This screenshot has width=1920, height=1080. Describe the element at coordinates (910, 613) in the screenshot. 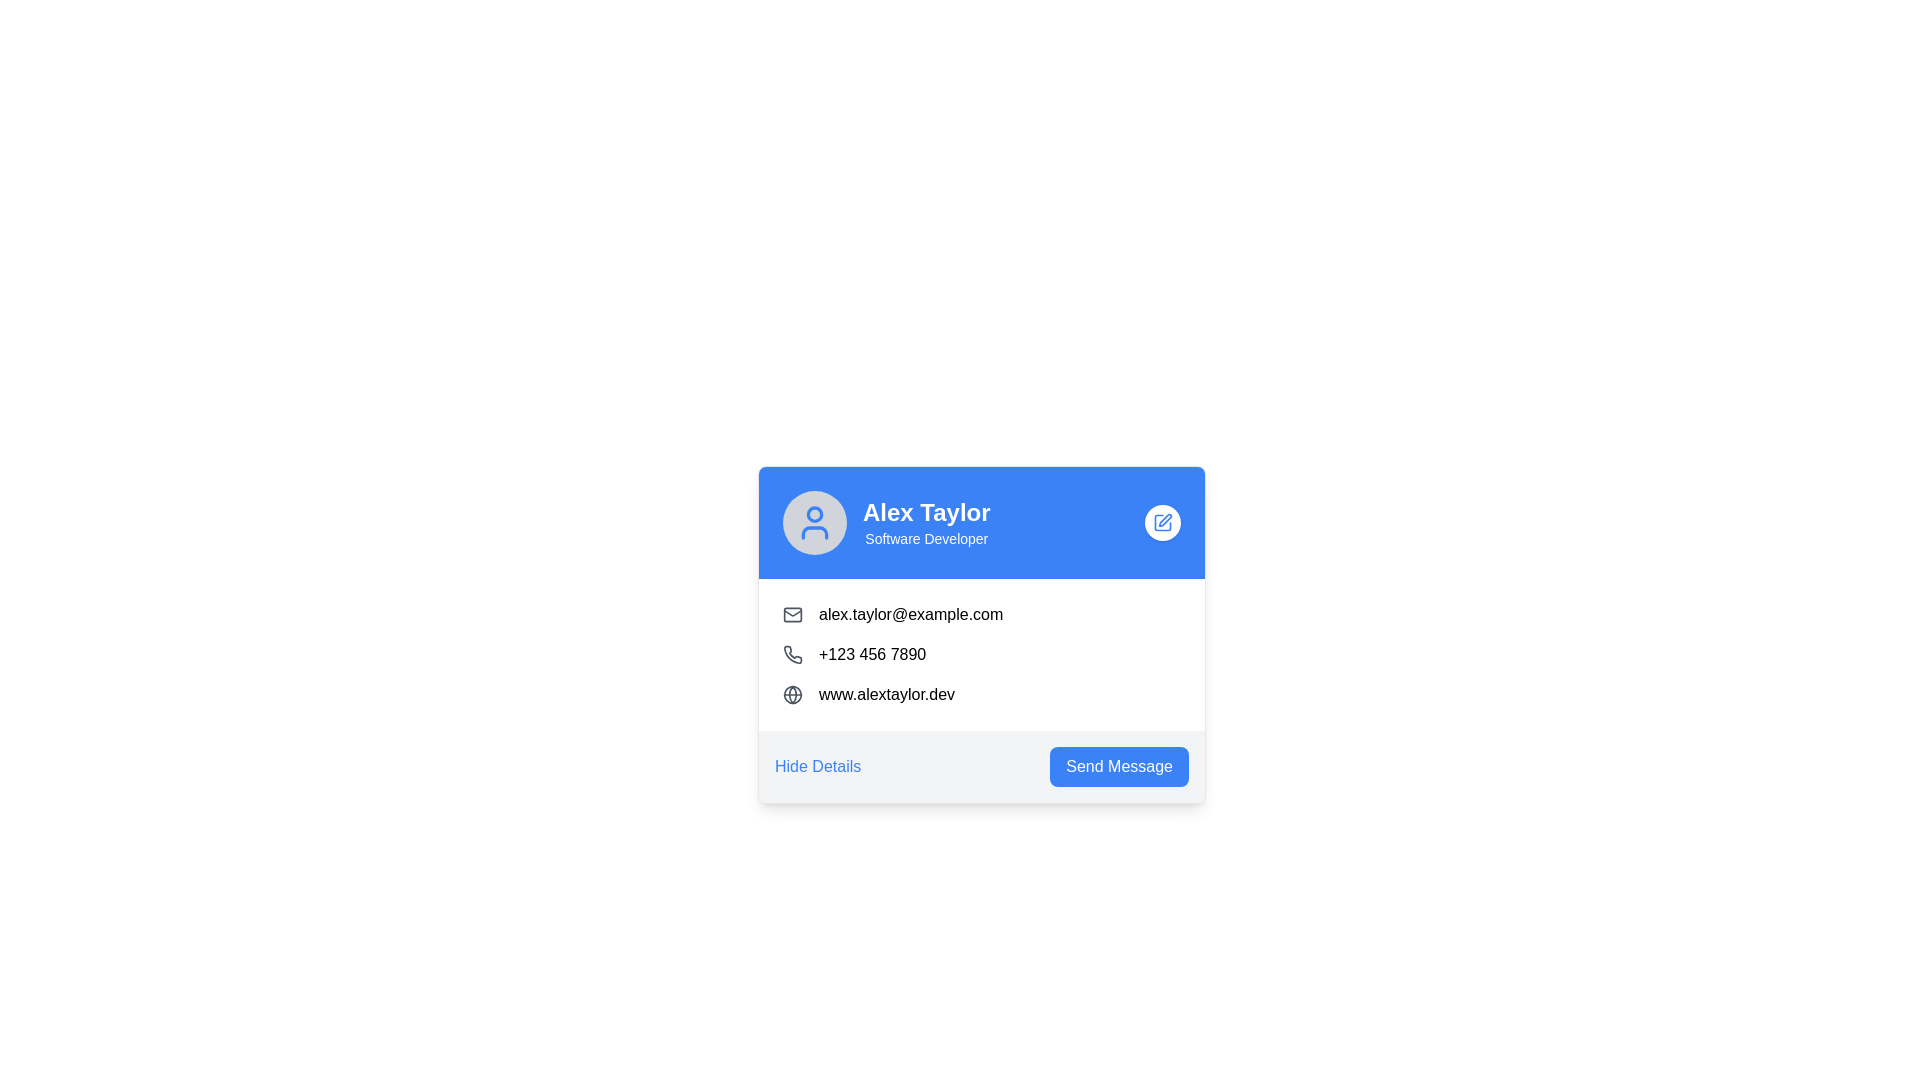

I see `the text label displaying 'alex.taylor@example.com' to show the context menu` at that location.